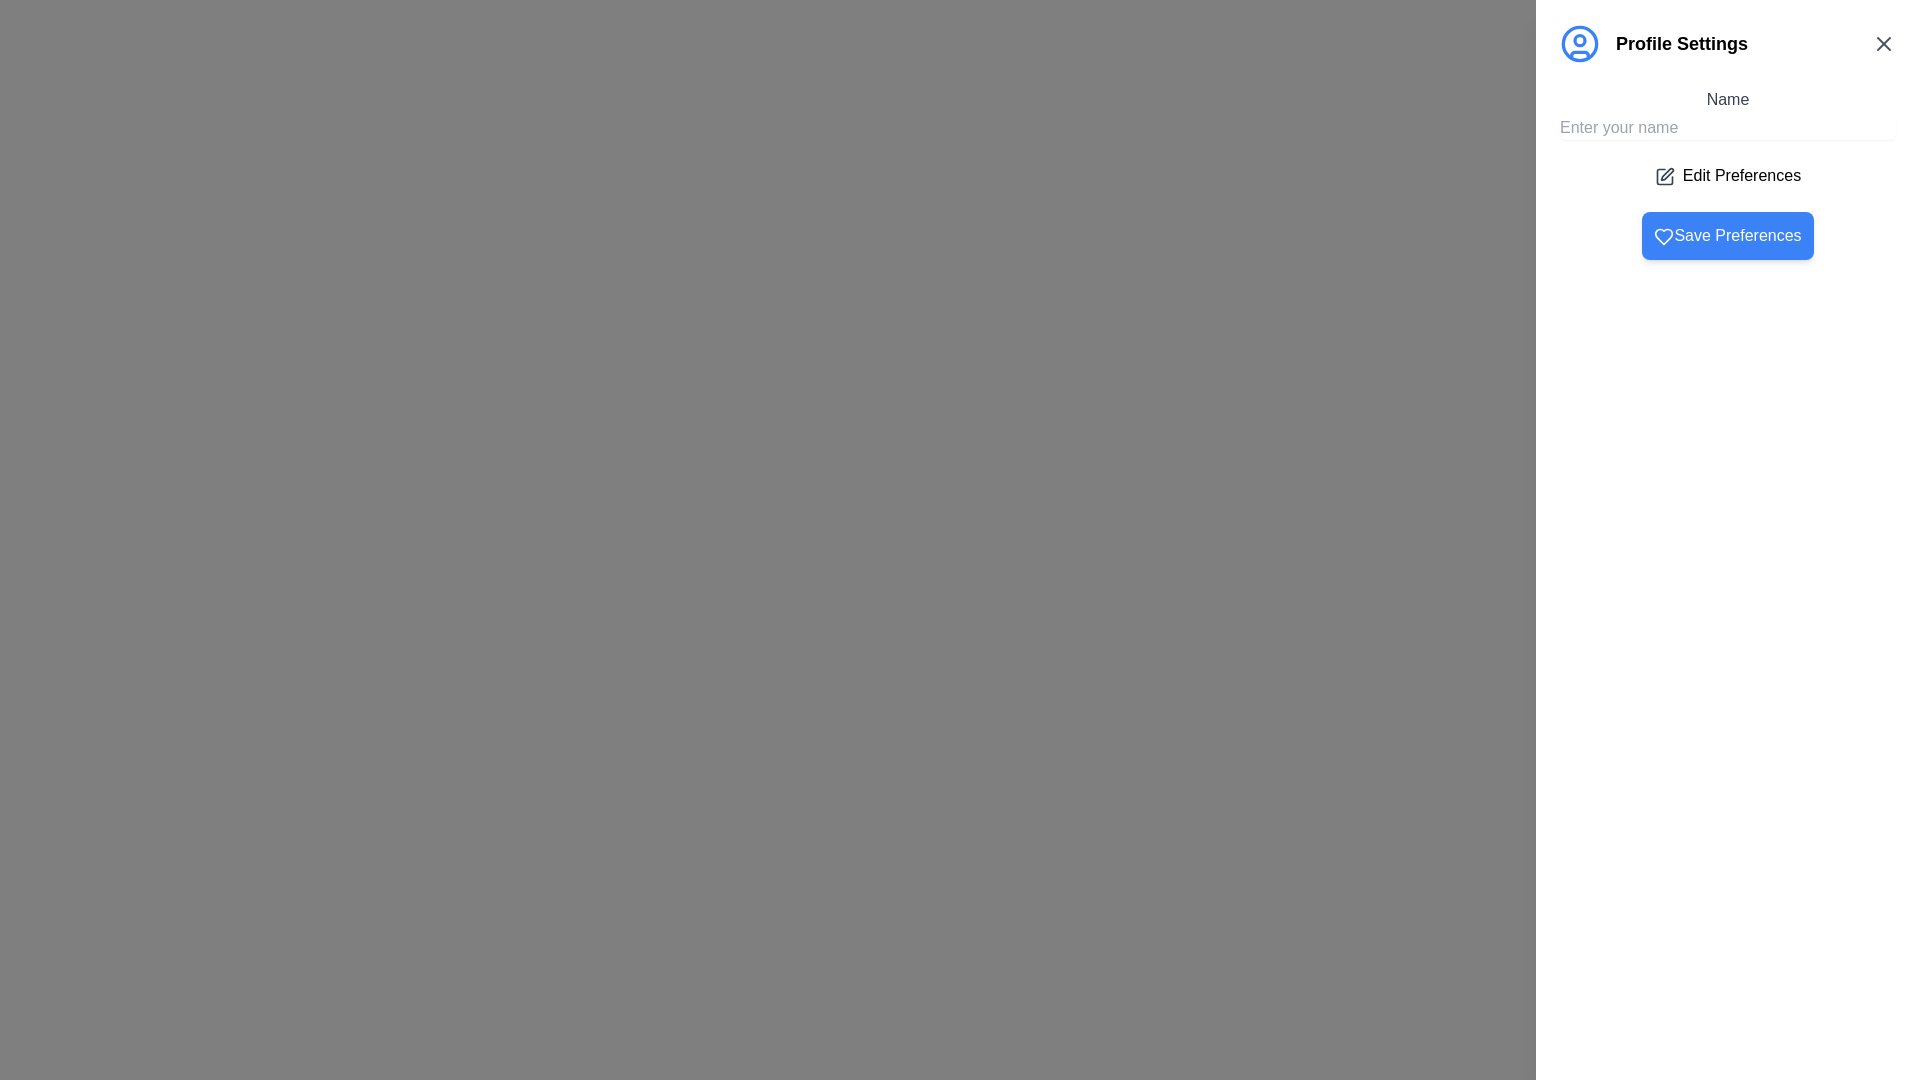 The height and width of the screenshot is (1080, 1920). I want to click on the decorative icon for 'Edit Preferences' located near the top of the right sidebar, below the 'Profile Settings' title, so click(1664, 175).